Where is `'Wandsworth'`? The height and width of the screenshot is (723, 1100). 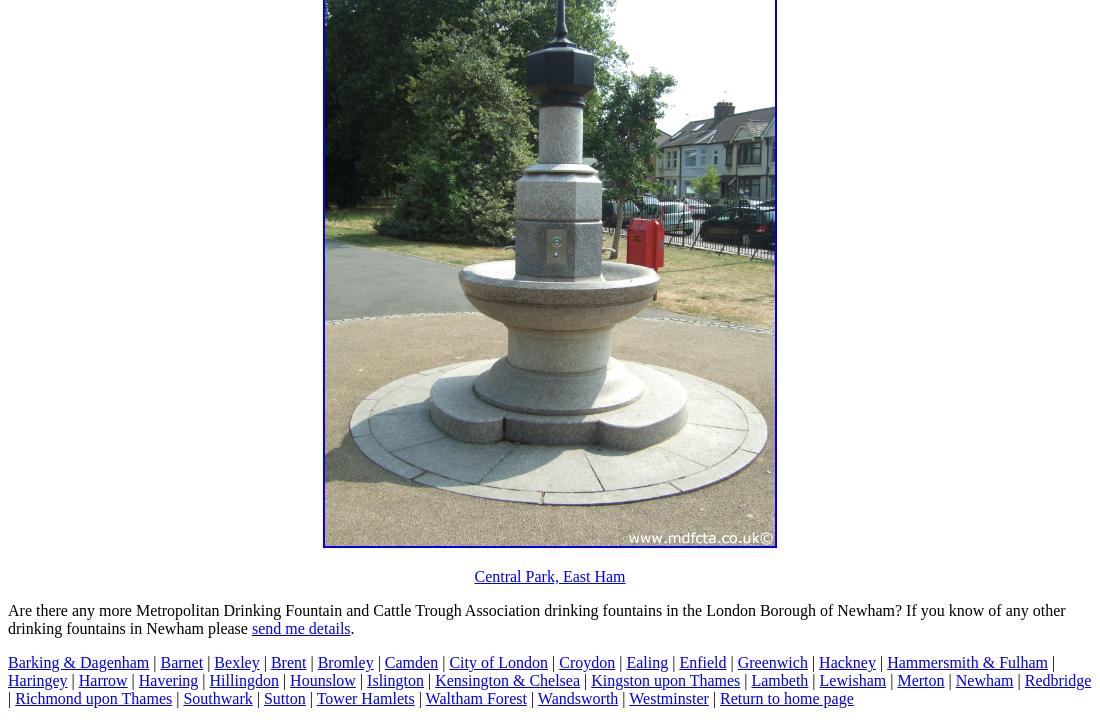
'Wandsworth' is located at coordinates (576, 696).